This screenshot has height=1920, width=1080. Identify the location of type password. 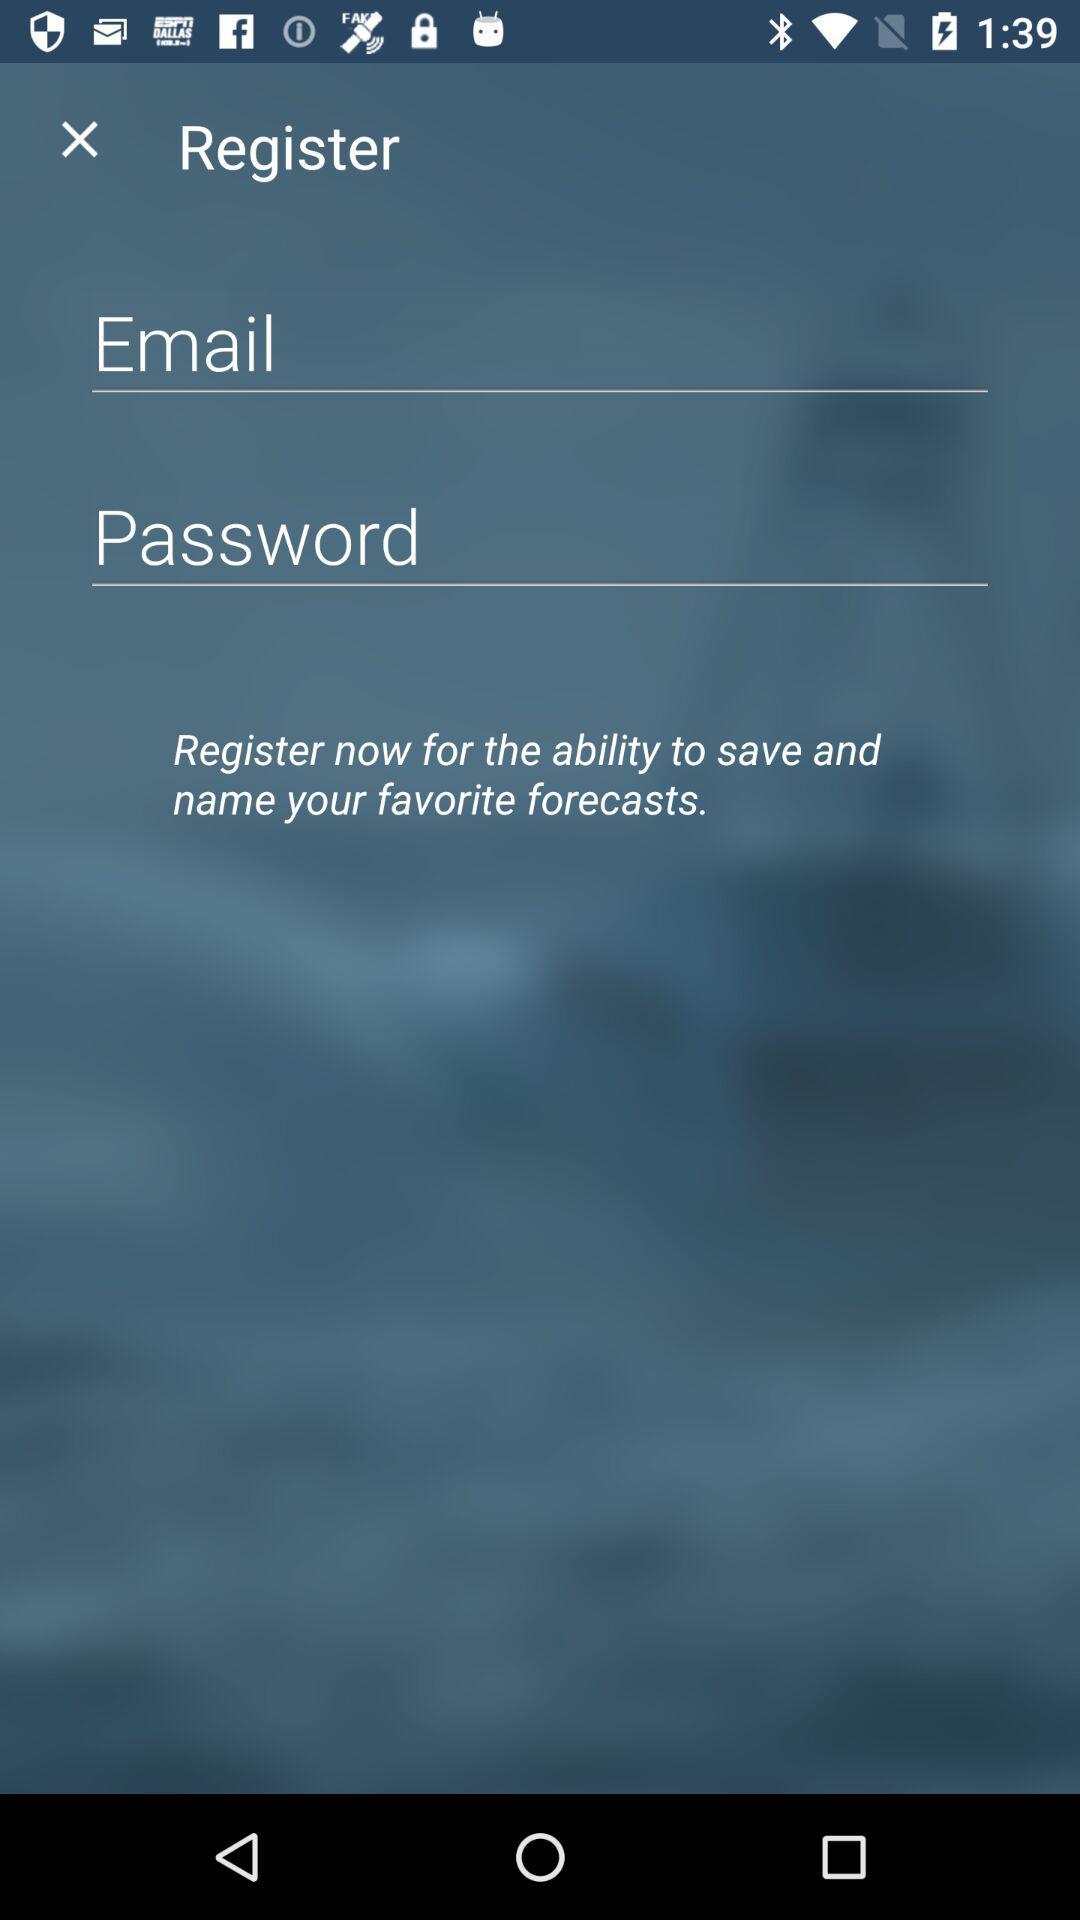
(540, 535).